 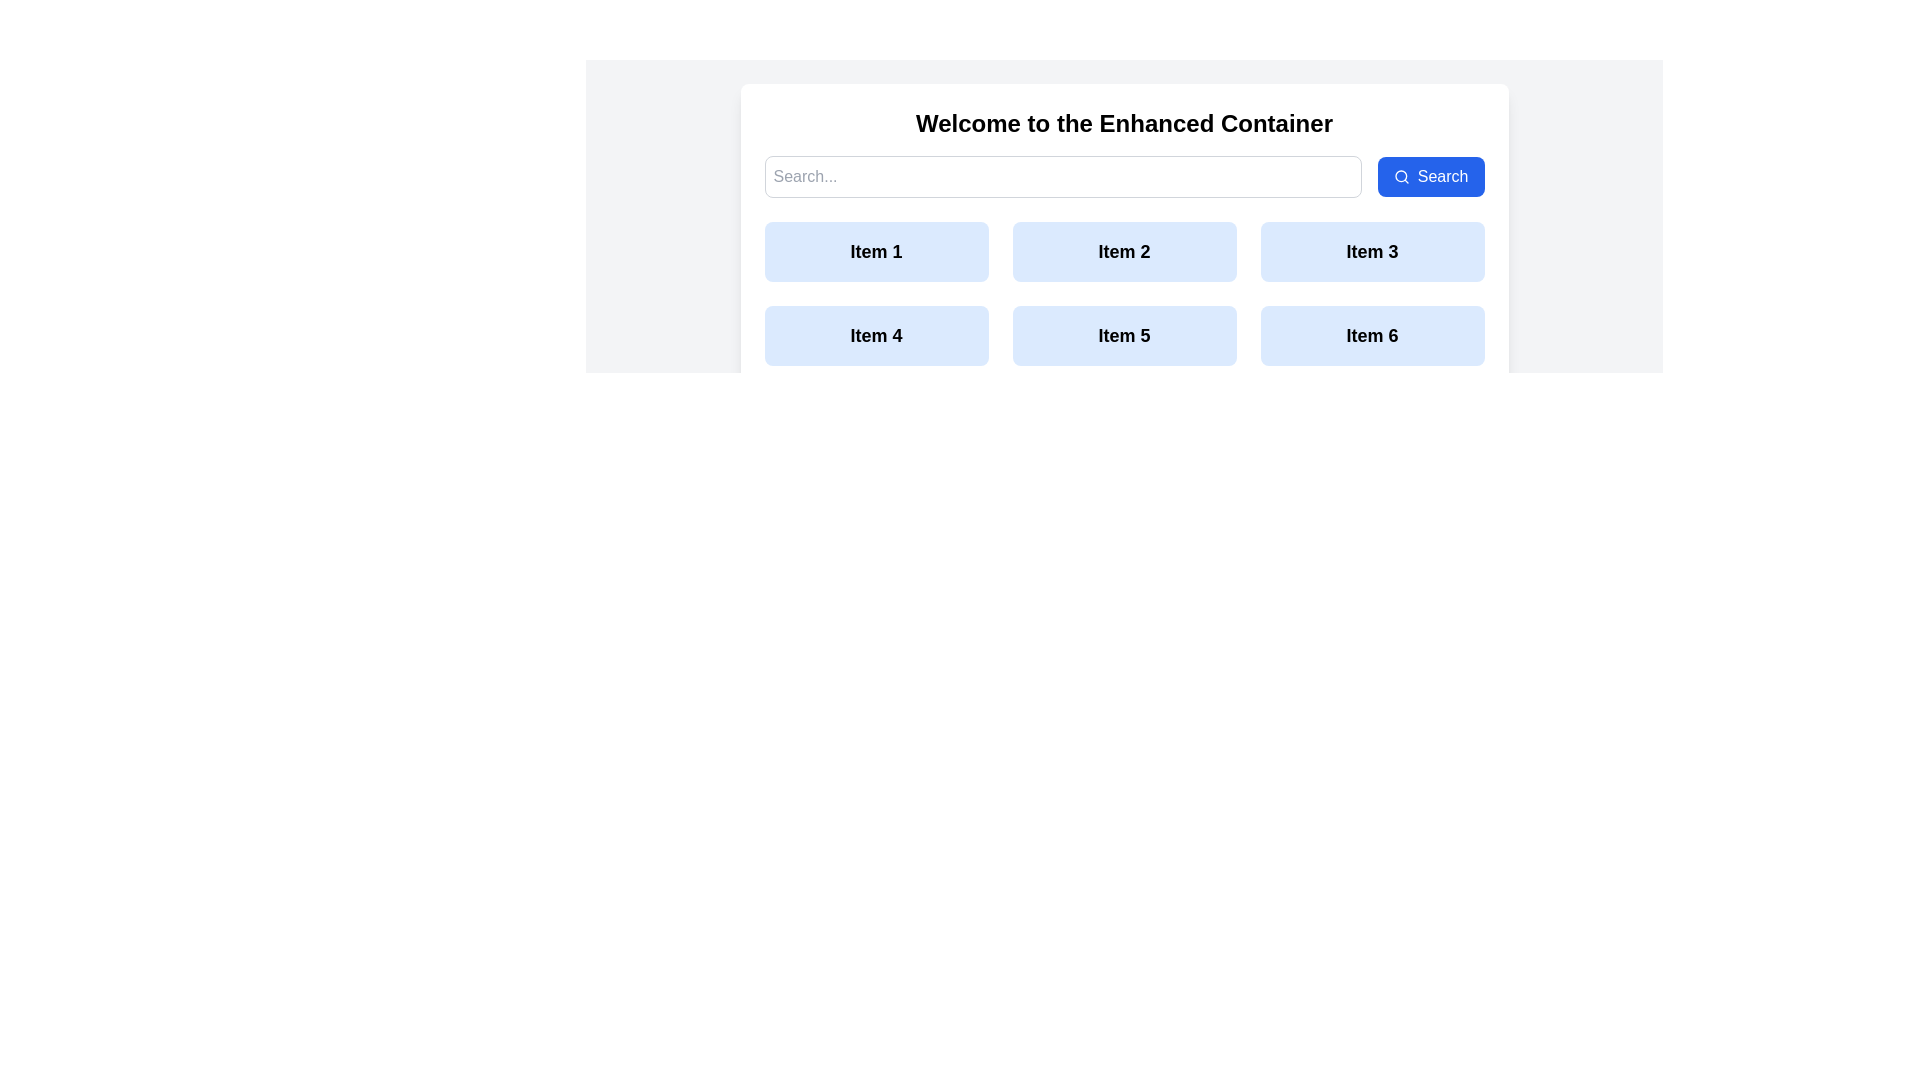 I want to click on the rectangular button with rounded corners and blue background that has 'Item 3' text to observe any visual feedback, so click(x=1371, y=250).